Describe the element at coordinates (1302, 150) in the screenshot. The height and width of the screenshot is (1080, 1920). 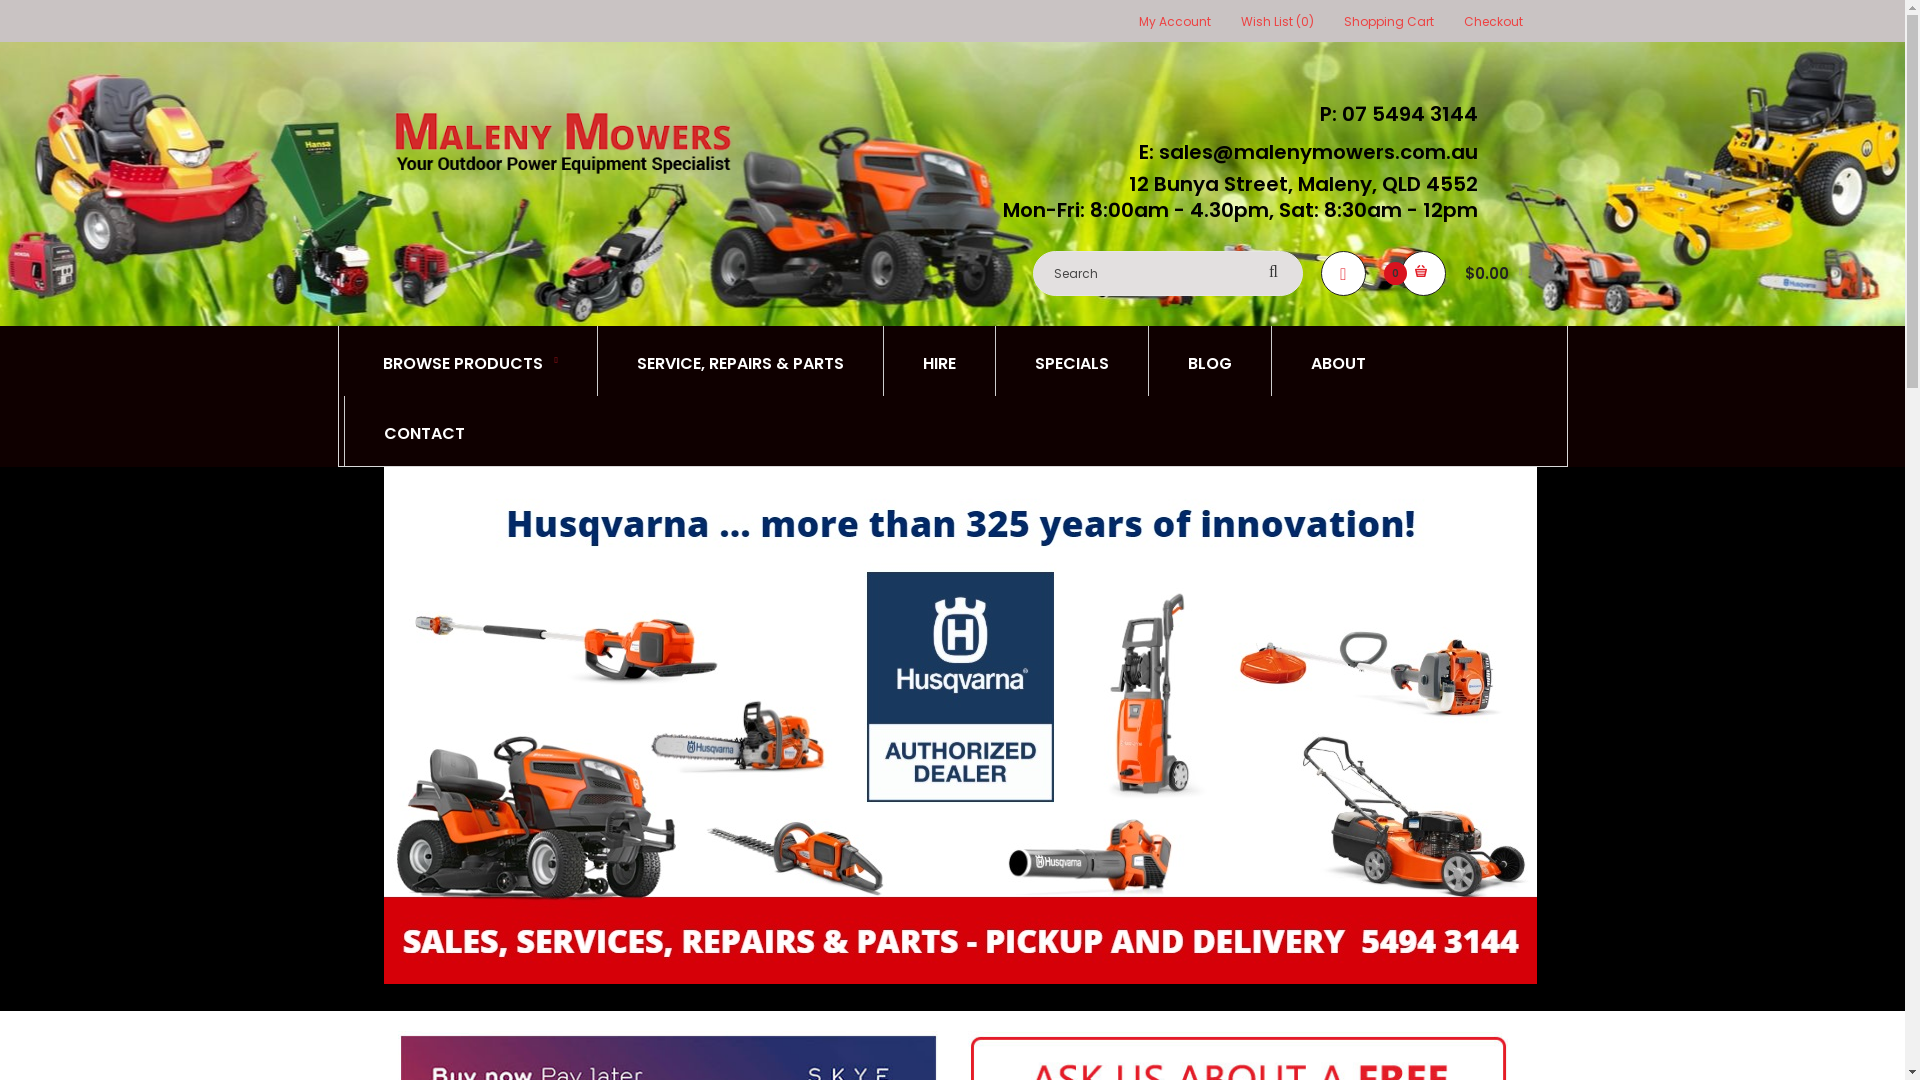
I see `'E: sales@malenymowers.com.au'` at that location.